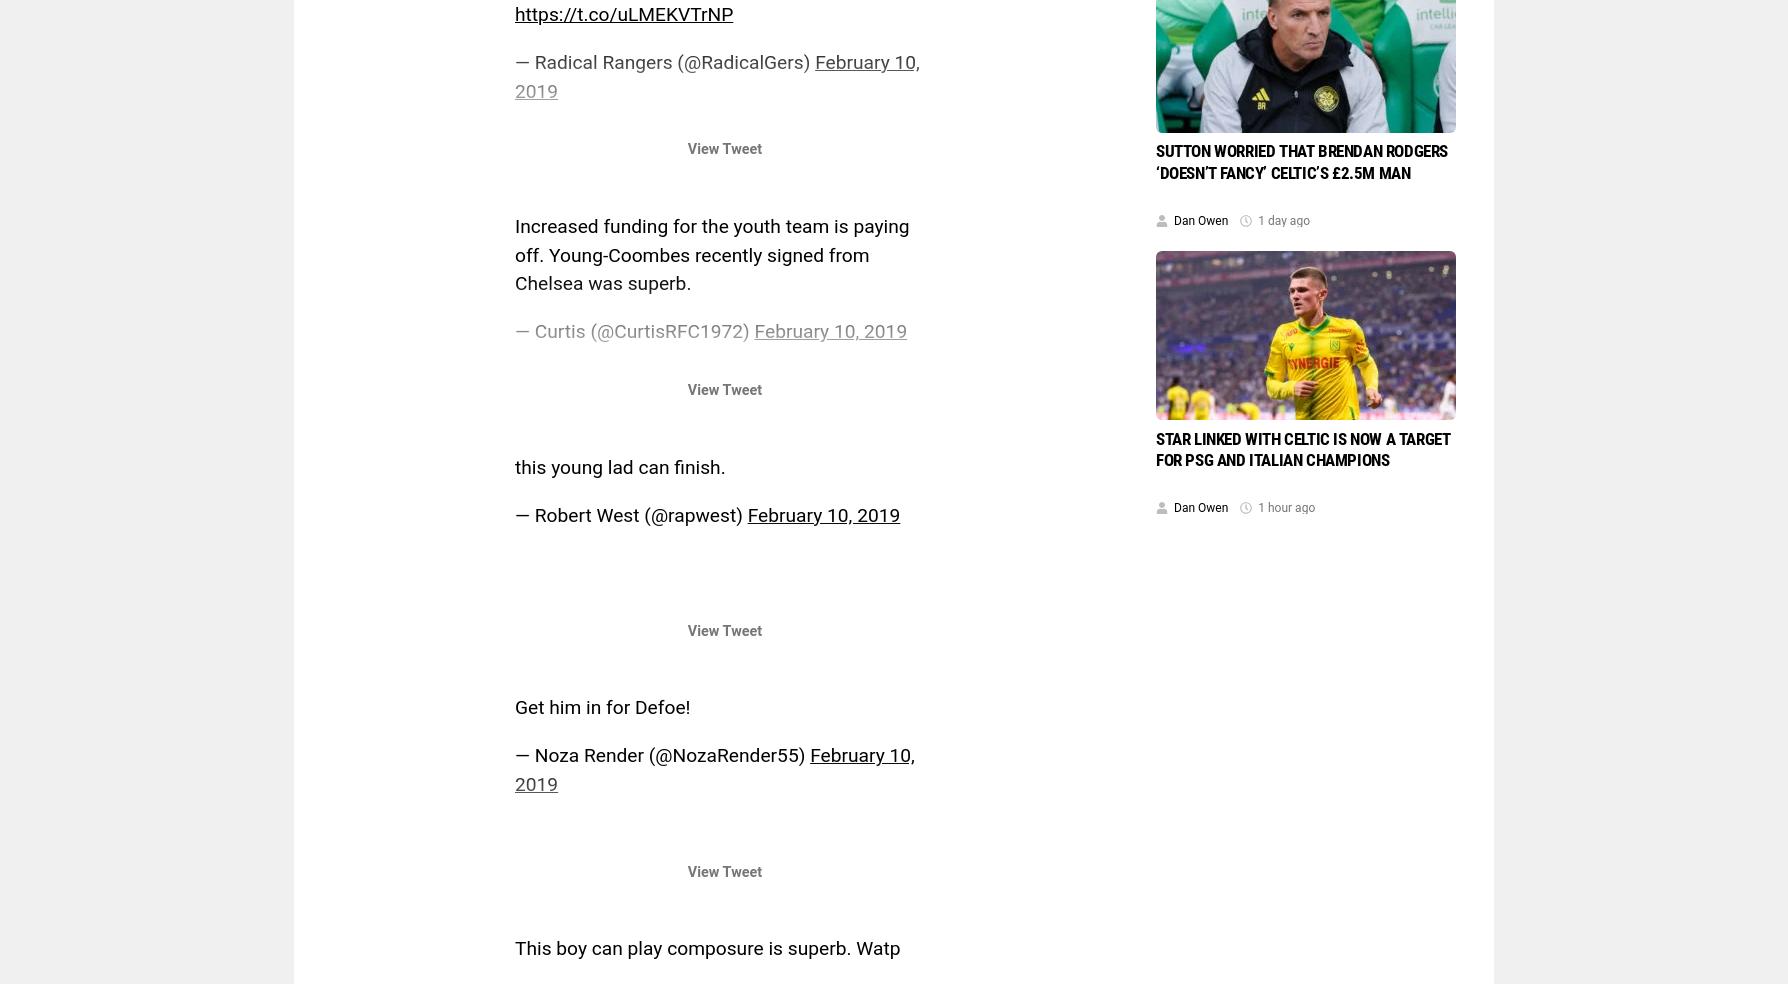 This screenshot has width=1788, height=984. Describe the element at coordinates (1257, 221) in the screenshot. I see `'1 day ago'` at that location.